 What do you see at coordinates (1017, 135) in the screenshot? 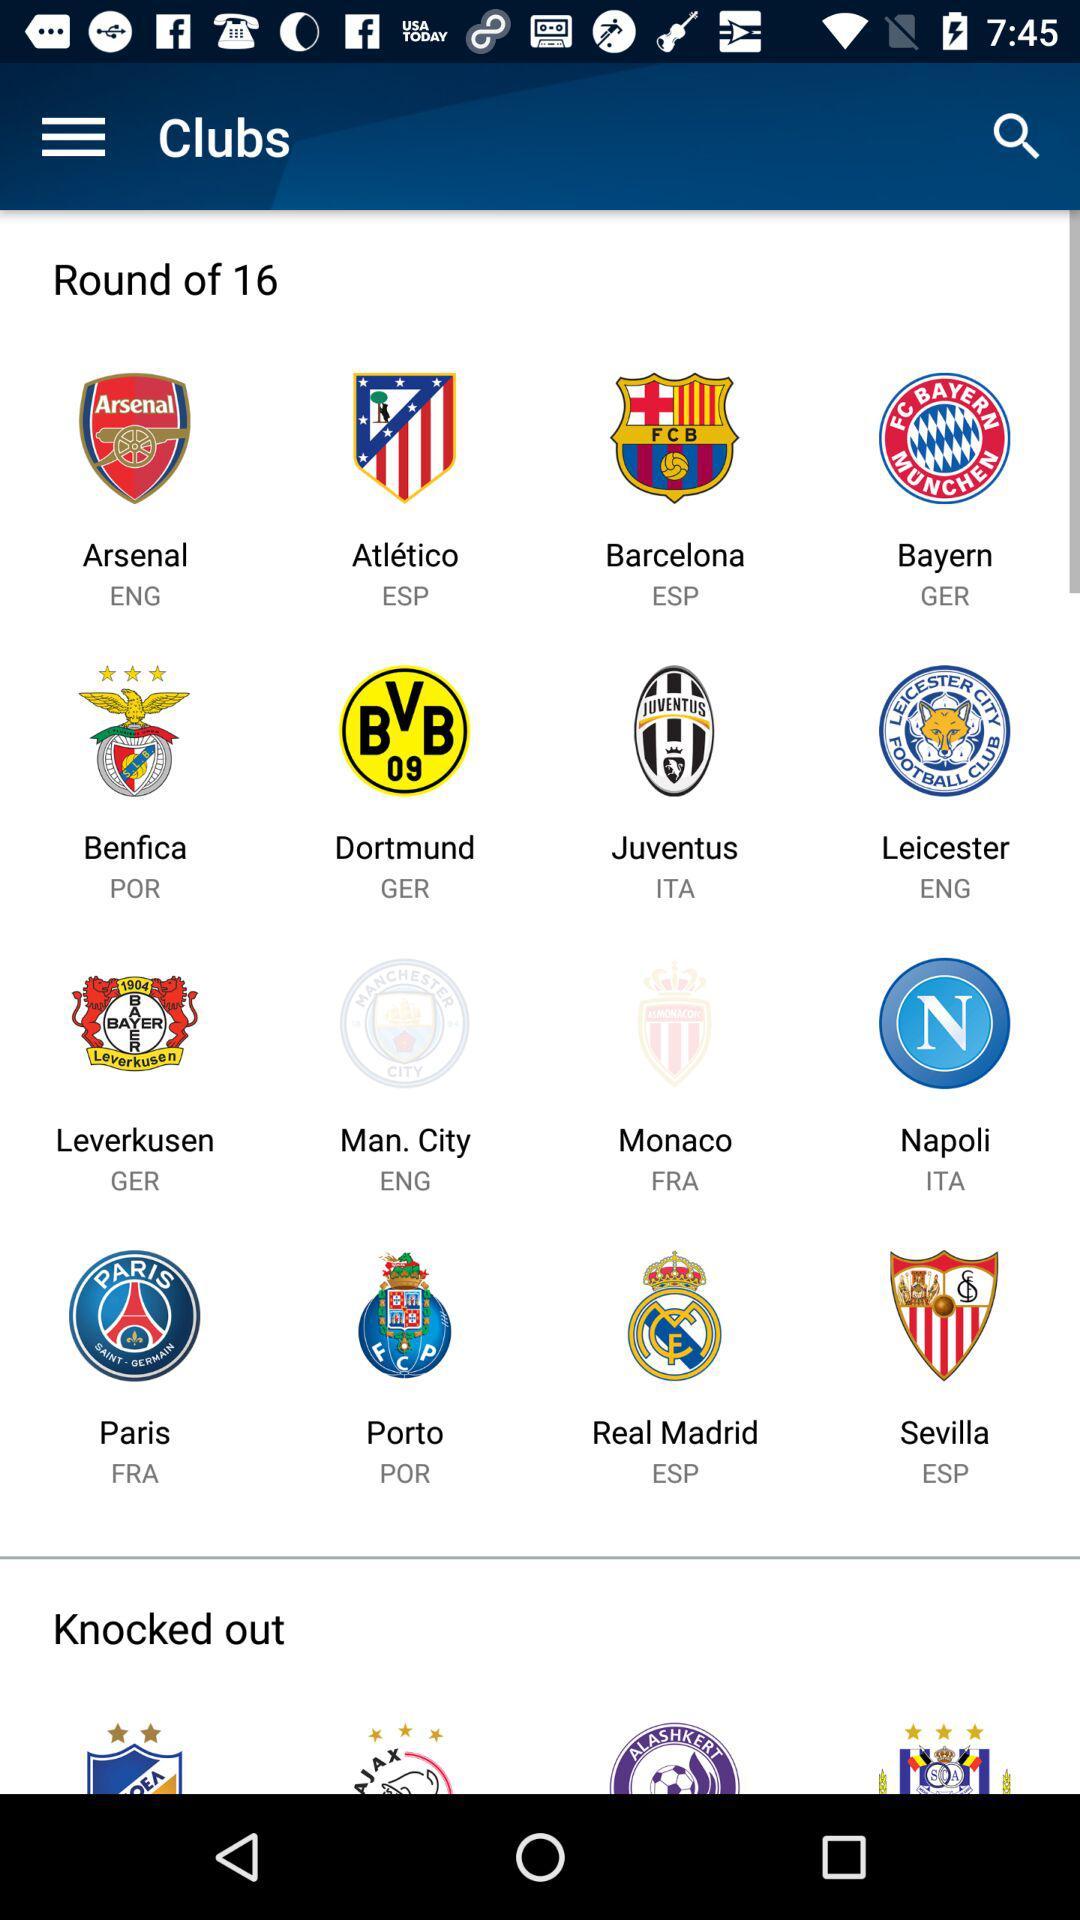
I see `icon next to clubs` at bounding box center [1017, 135].